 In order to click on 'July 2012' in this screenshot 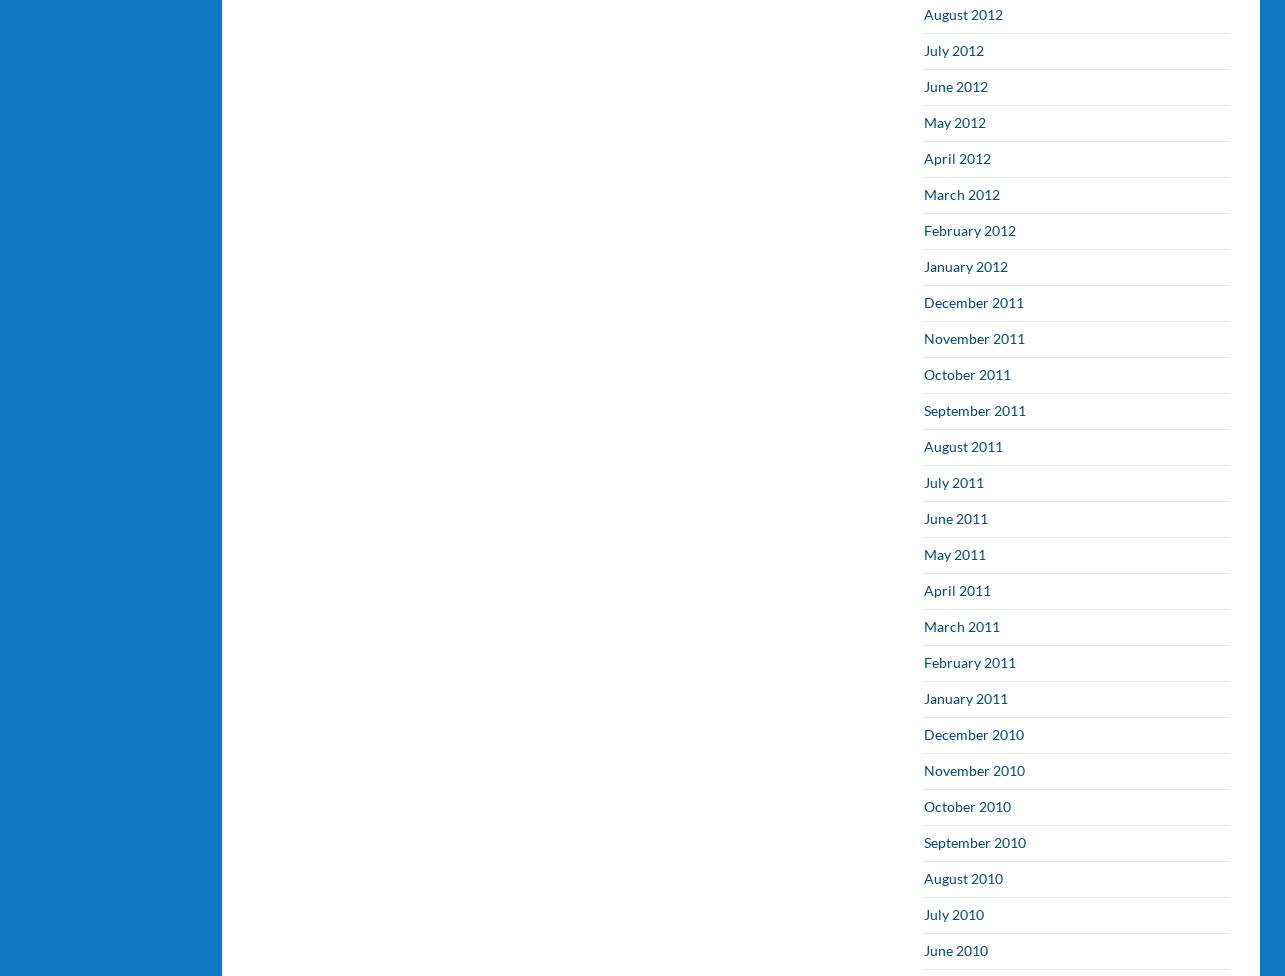, I will do `click(924, 50)`.